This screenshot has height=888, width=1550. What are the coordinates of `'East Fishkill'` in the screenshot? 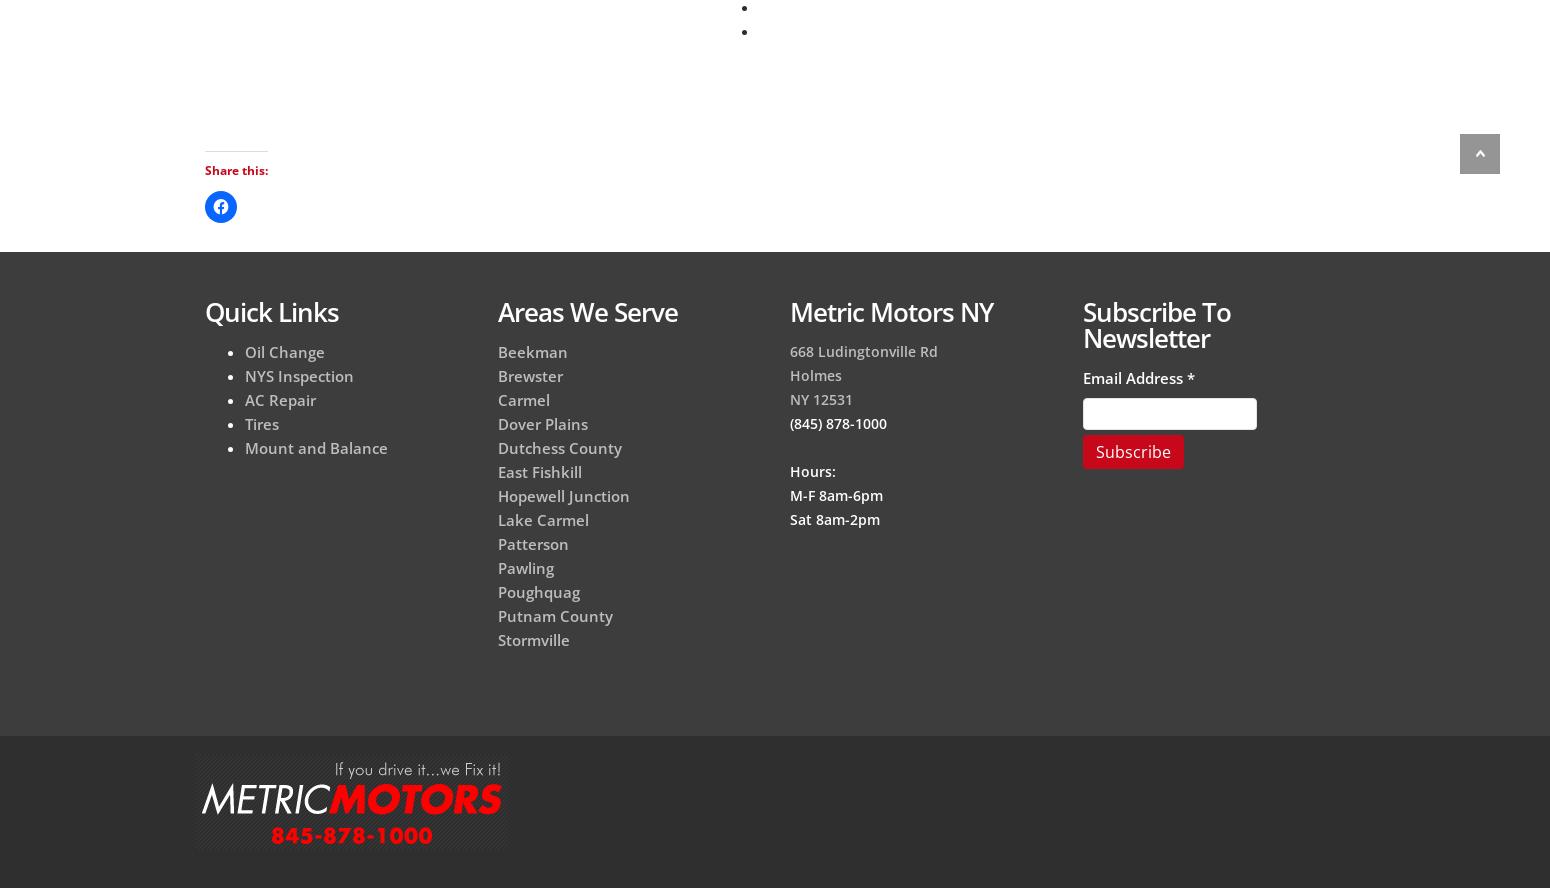 It's located at (495, 470).